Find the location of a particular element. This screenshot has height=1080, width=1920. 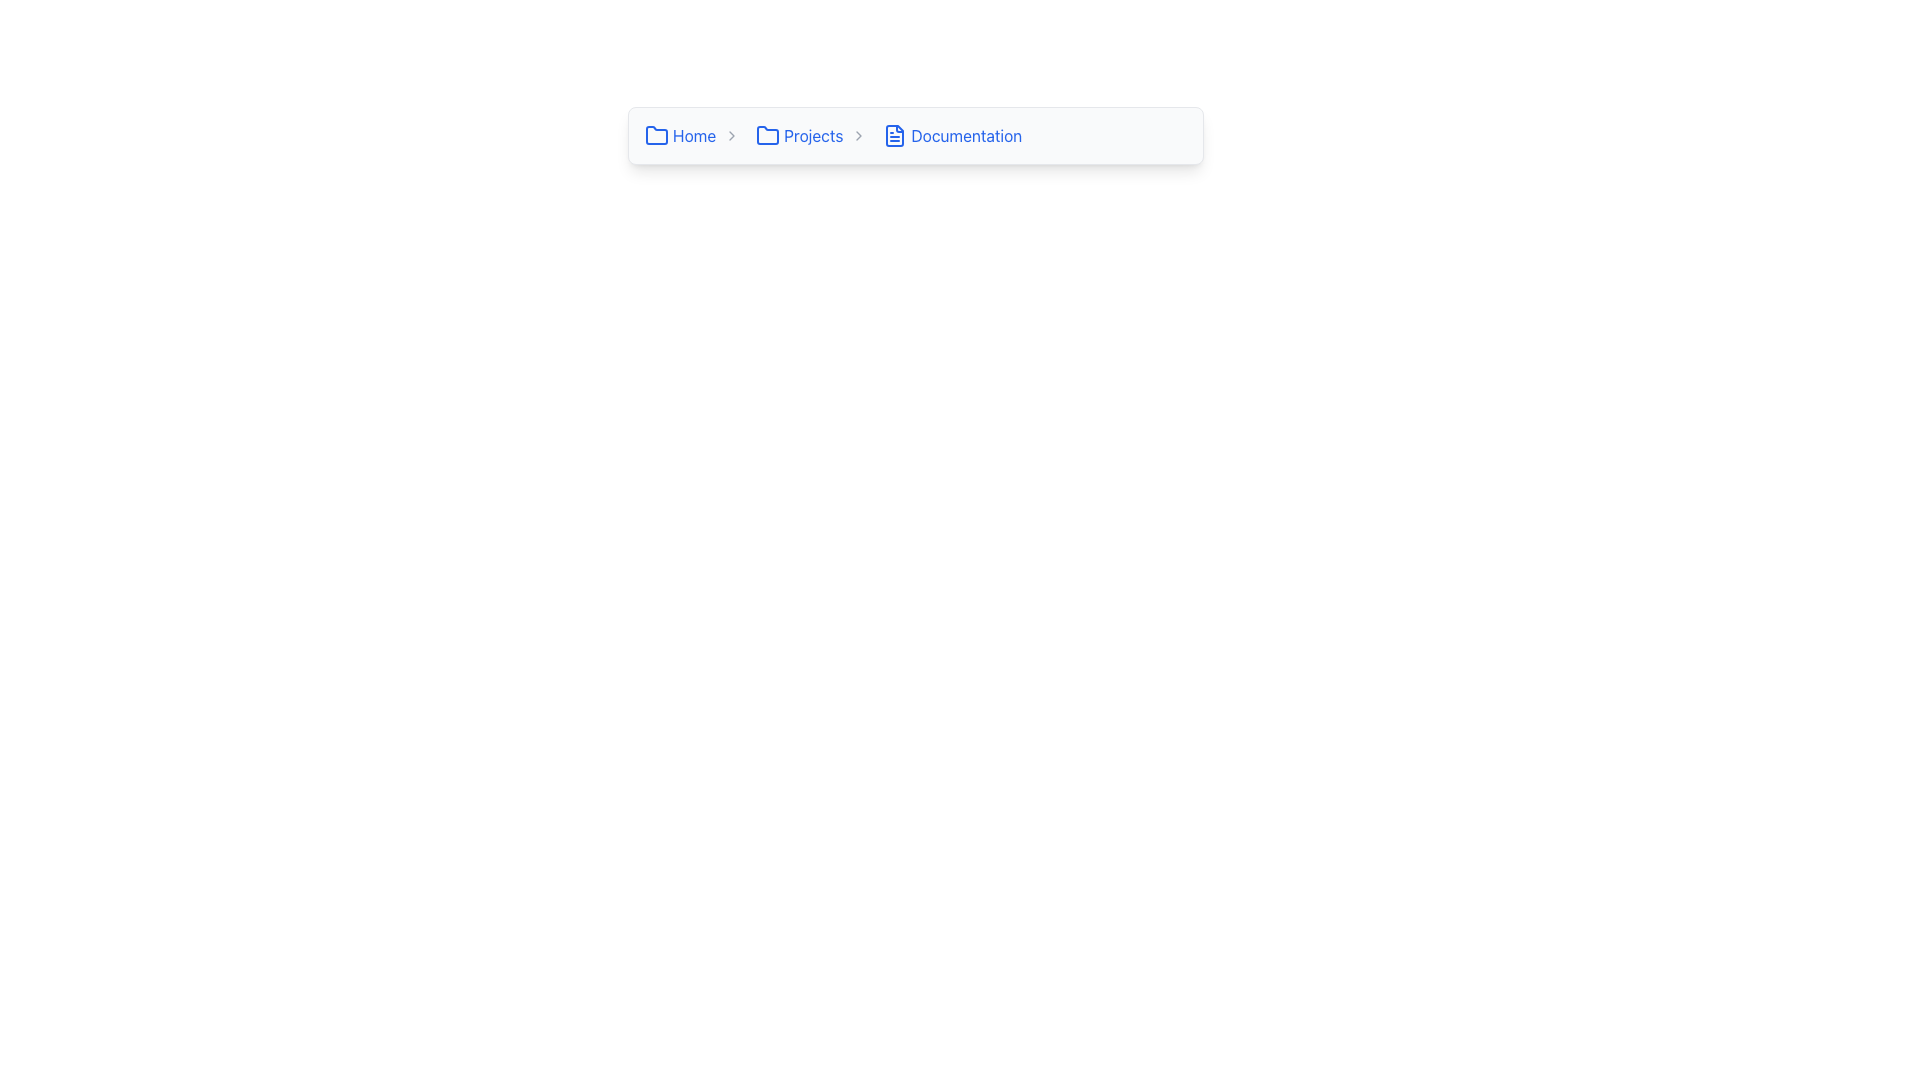

the first breadcrumb link labeled 'Home' in the top-left portion of the page is located at coordinates (696, 135).